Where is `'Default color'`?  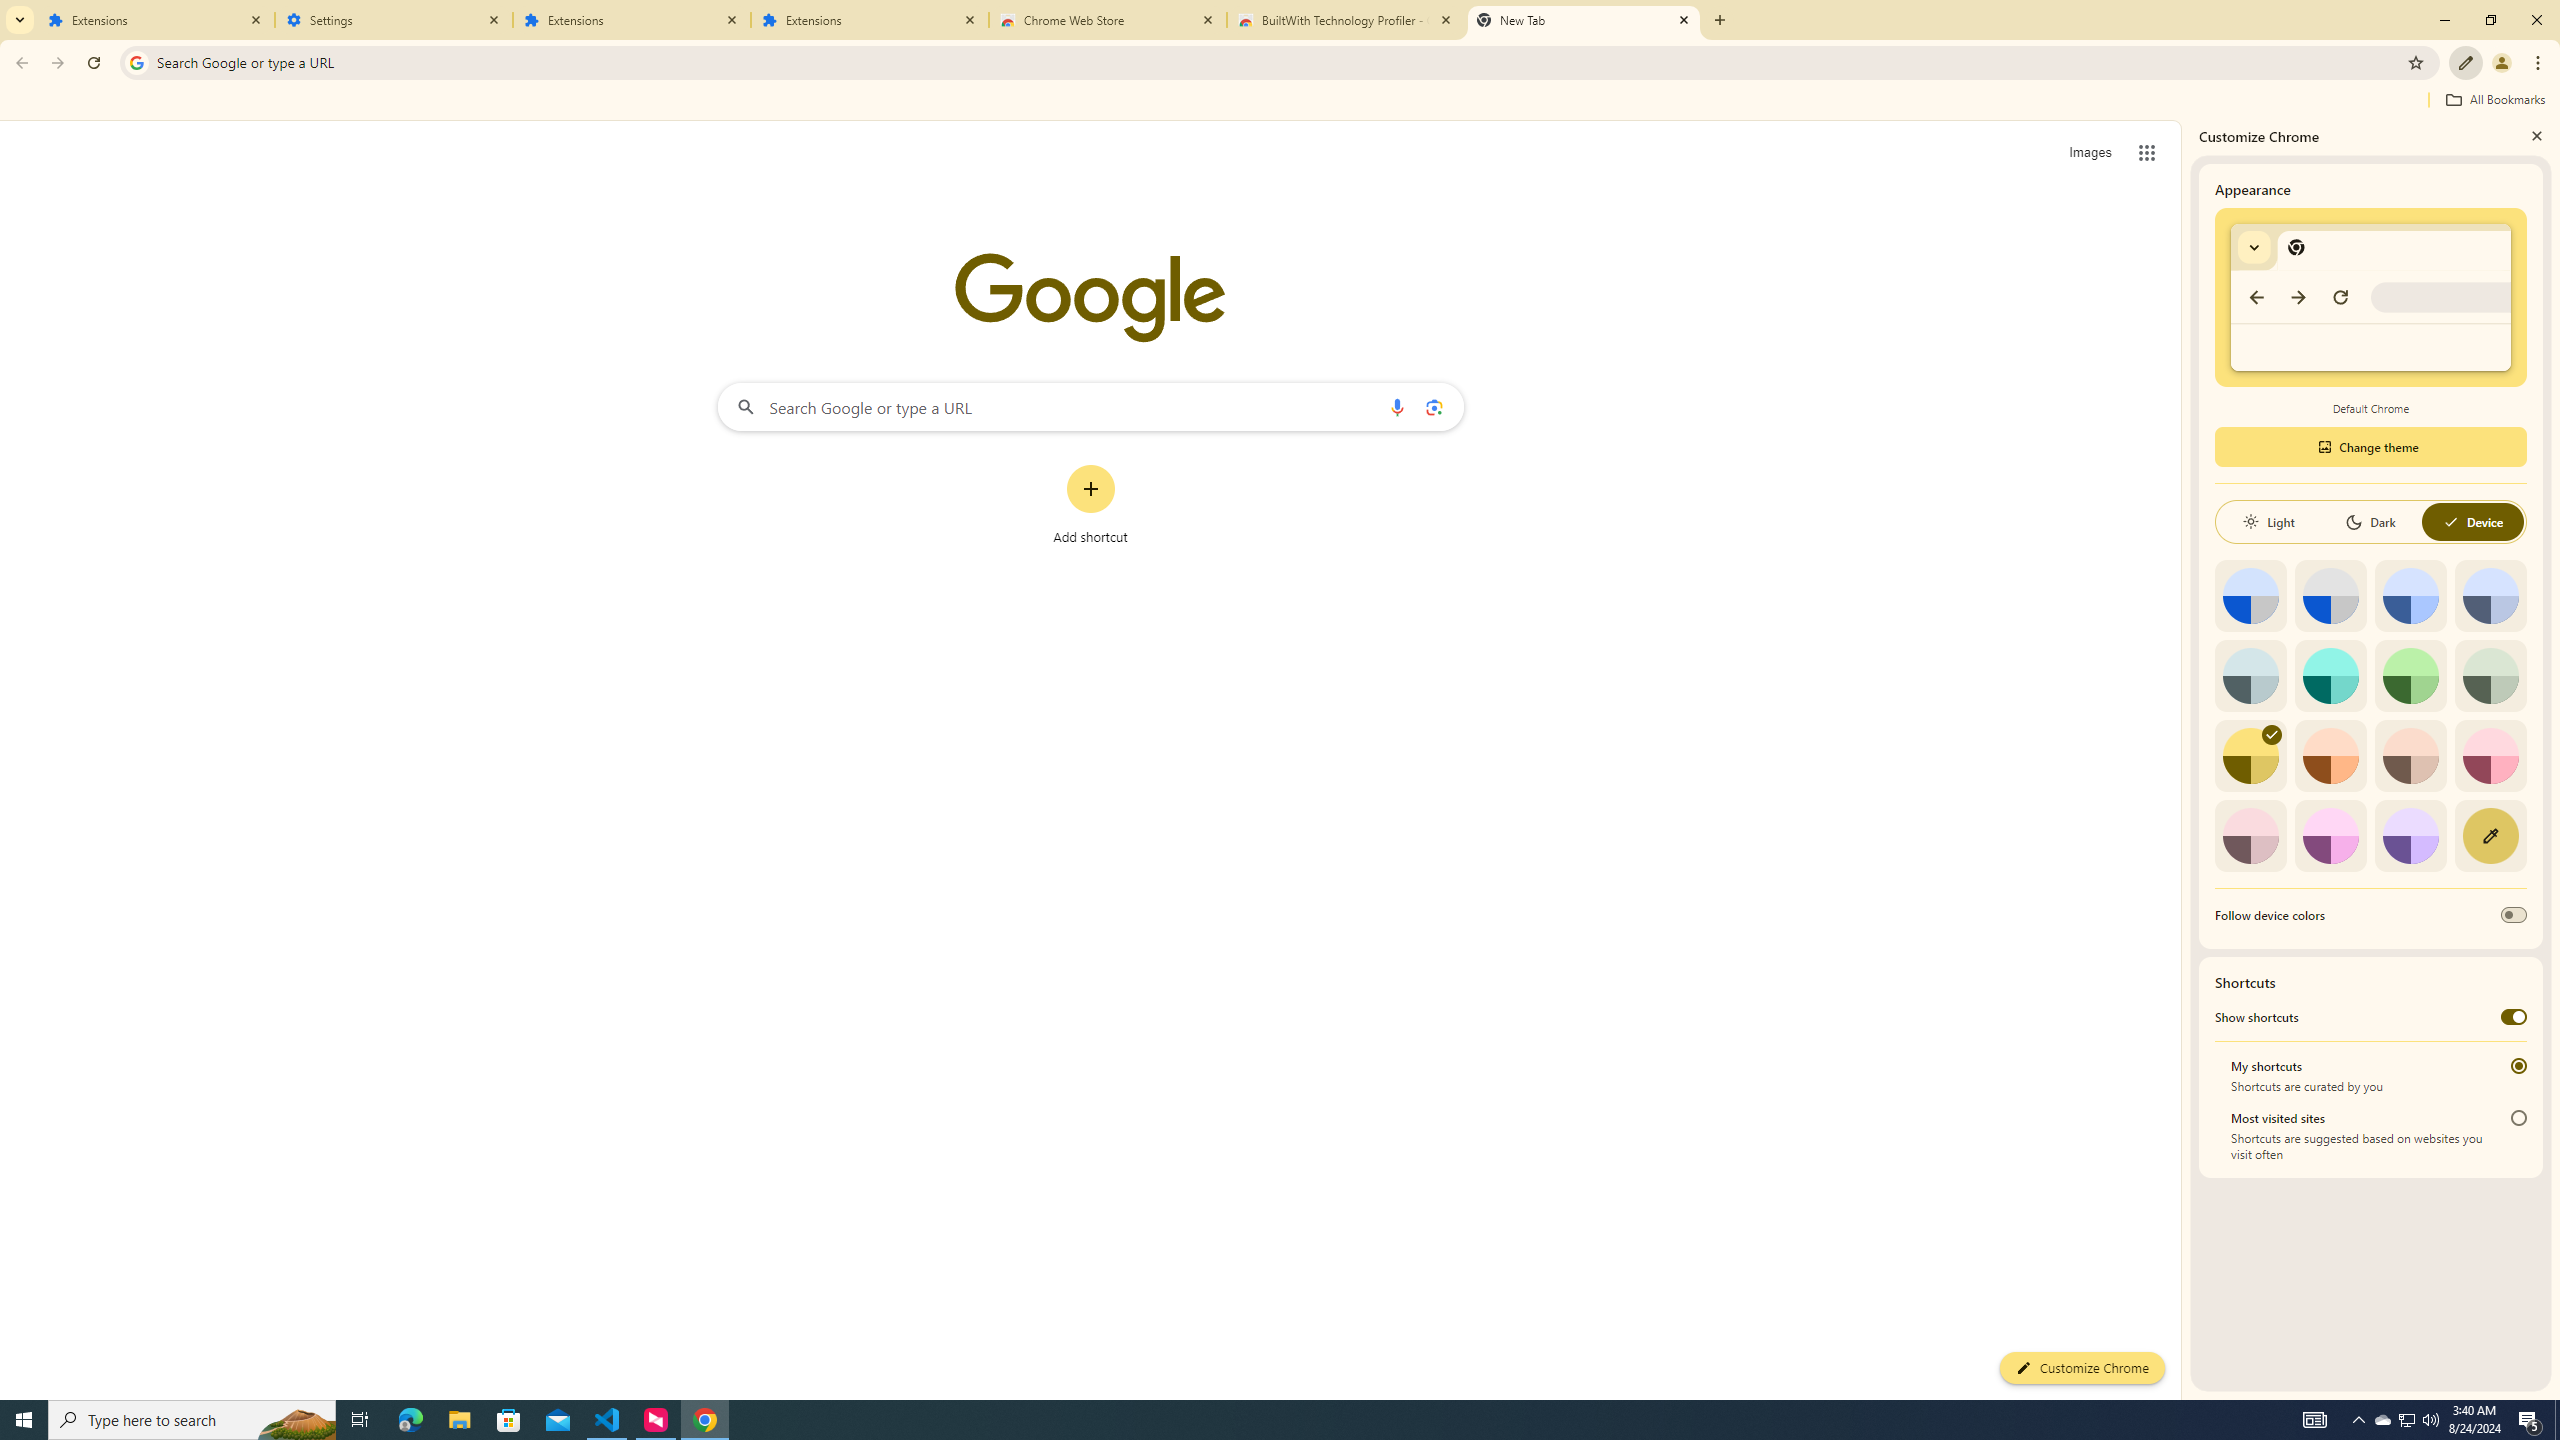
'Default color' is located at coordinates (2250, 595).